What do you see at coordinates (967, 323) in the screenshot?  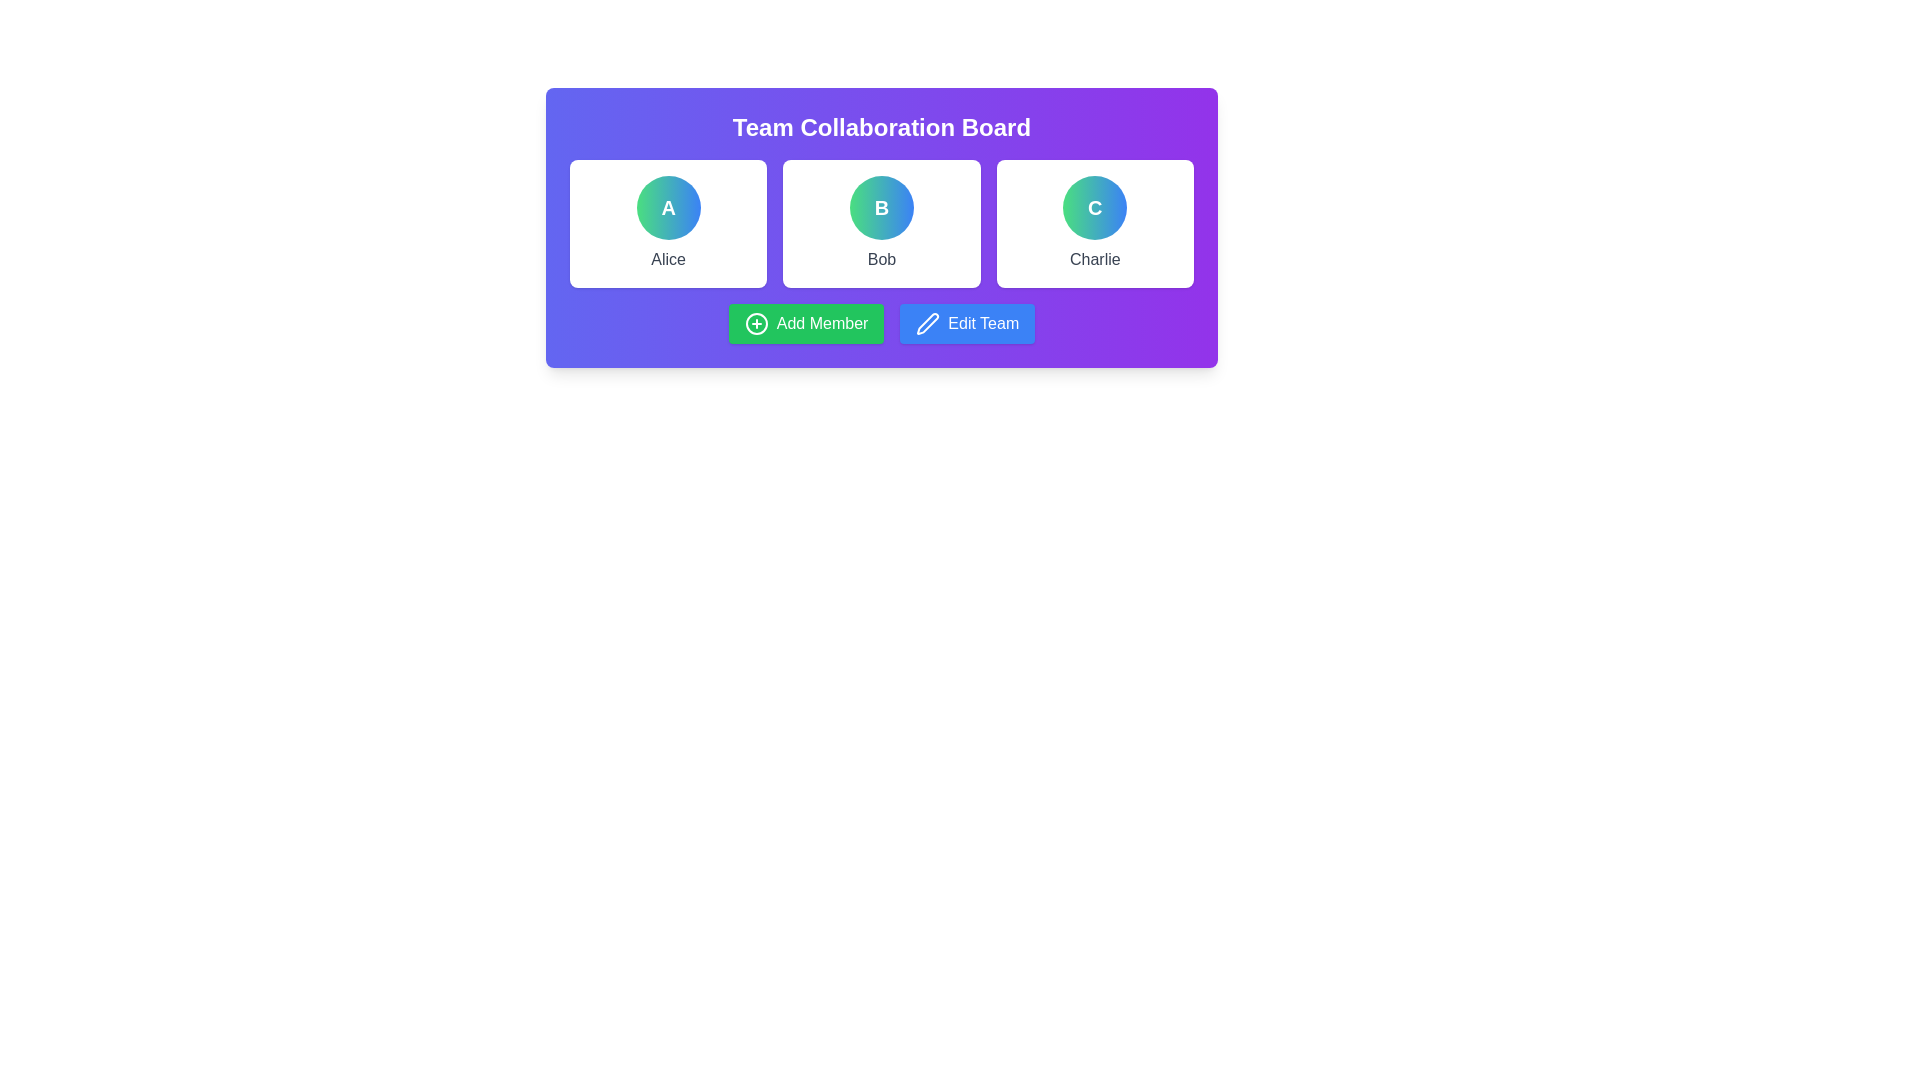 I see `the rectangular button labeled 'Edit Team' with a blue background and a pen icon` at bounding box center [967, 323].